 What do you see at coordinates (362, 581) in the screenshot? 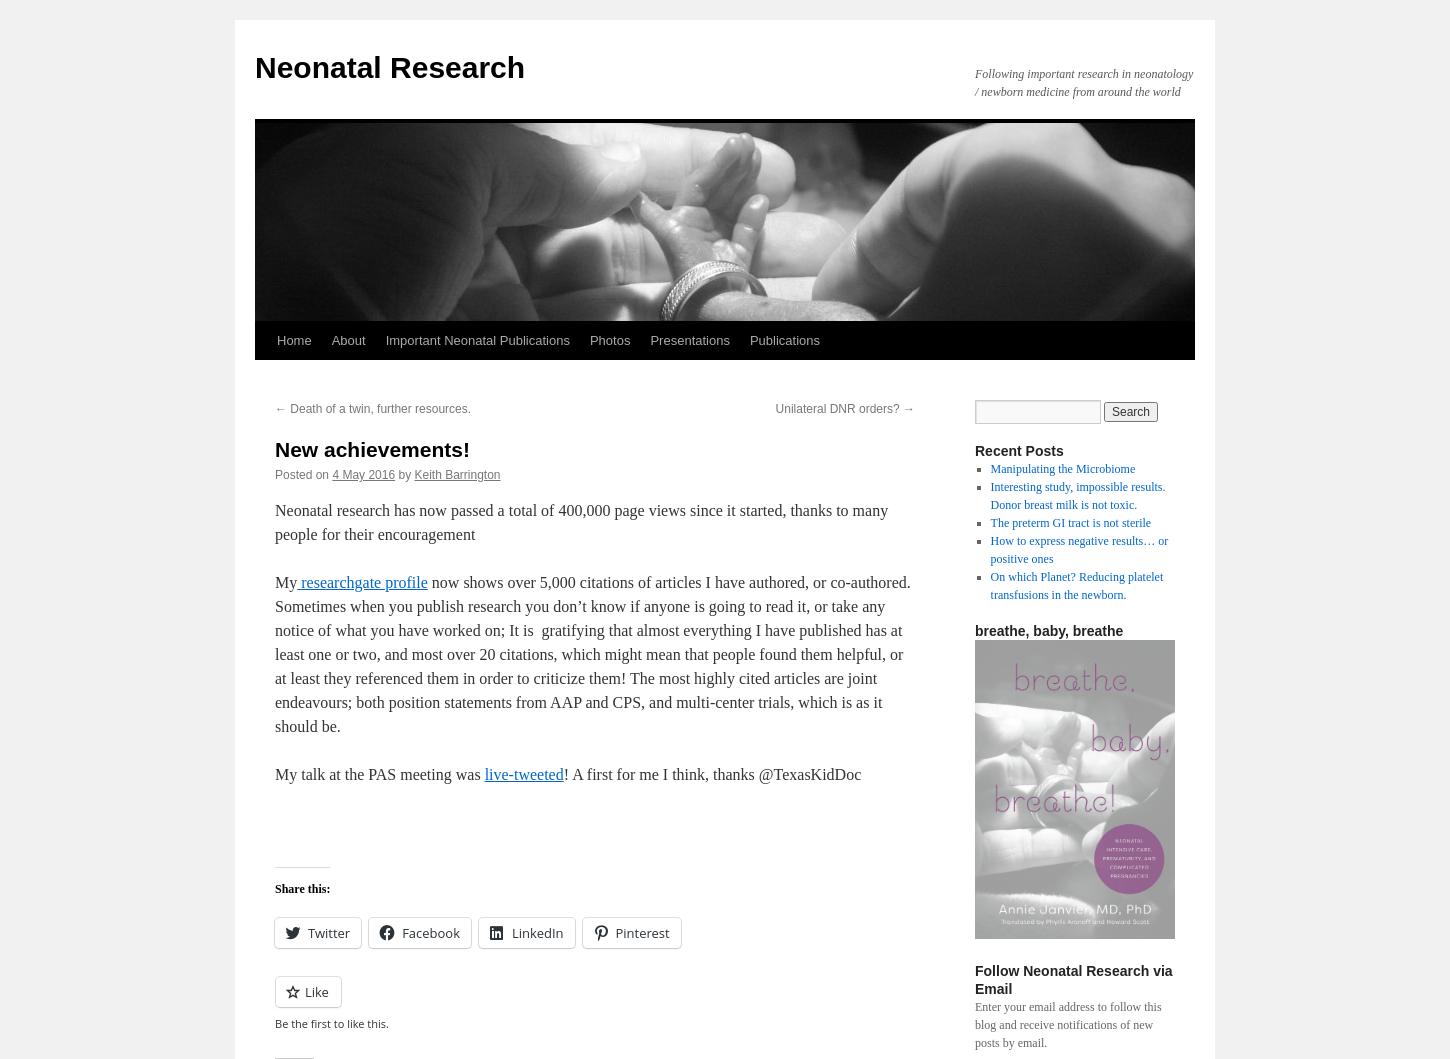
I see `'researchgate profile'` at bounding box center [362, 581].